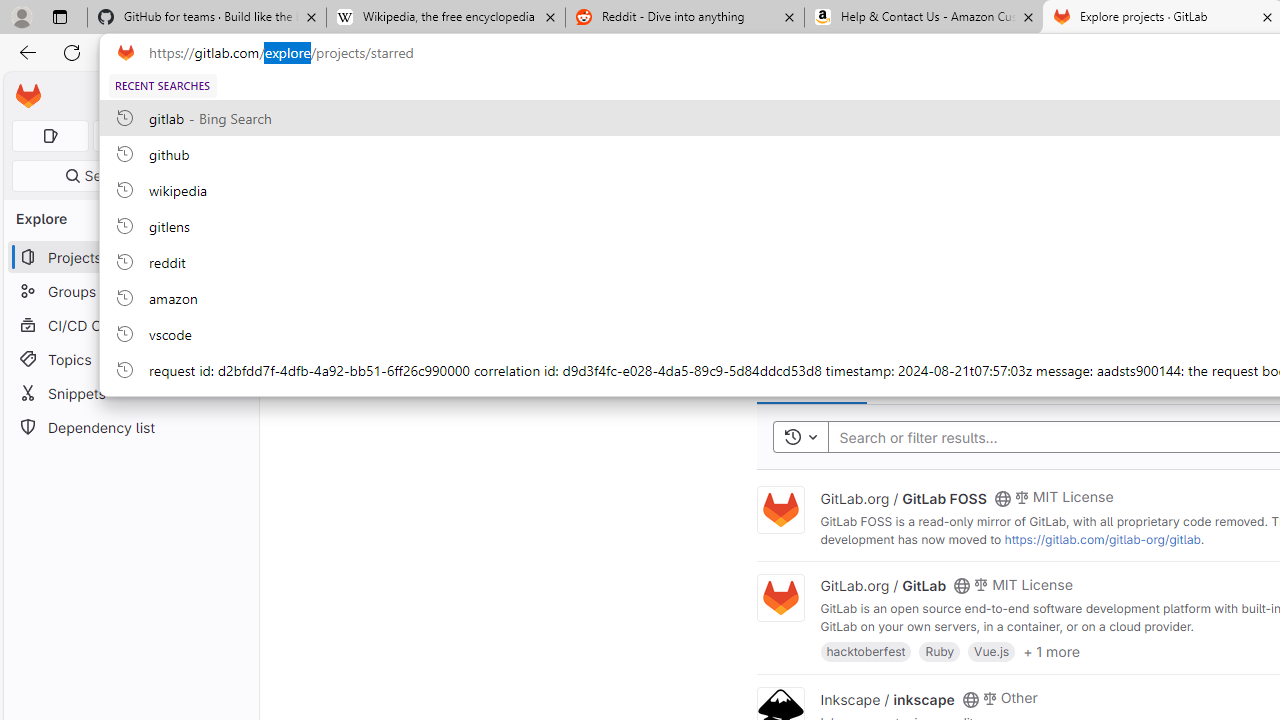 This screenshot has width=1280, height=720. What do you see at coordinates (866, 651) in the screenshot?
I see `'hacktoberfest'` at bounding box center [866, 651].